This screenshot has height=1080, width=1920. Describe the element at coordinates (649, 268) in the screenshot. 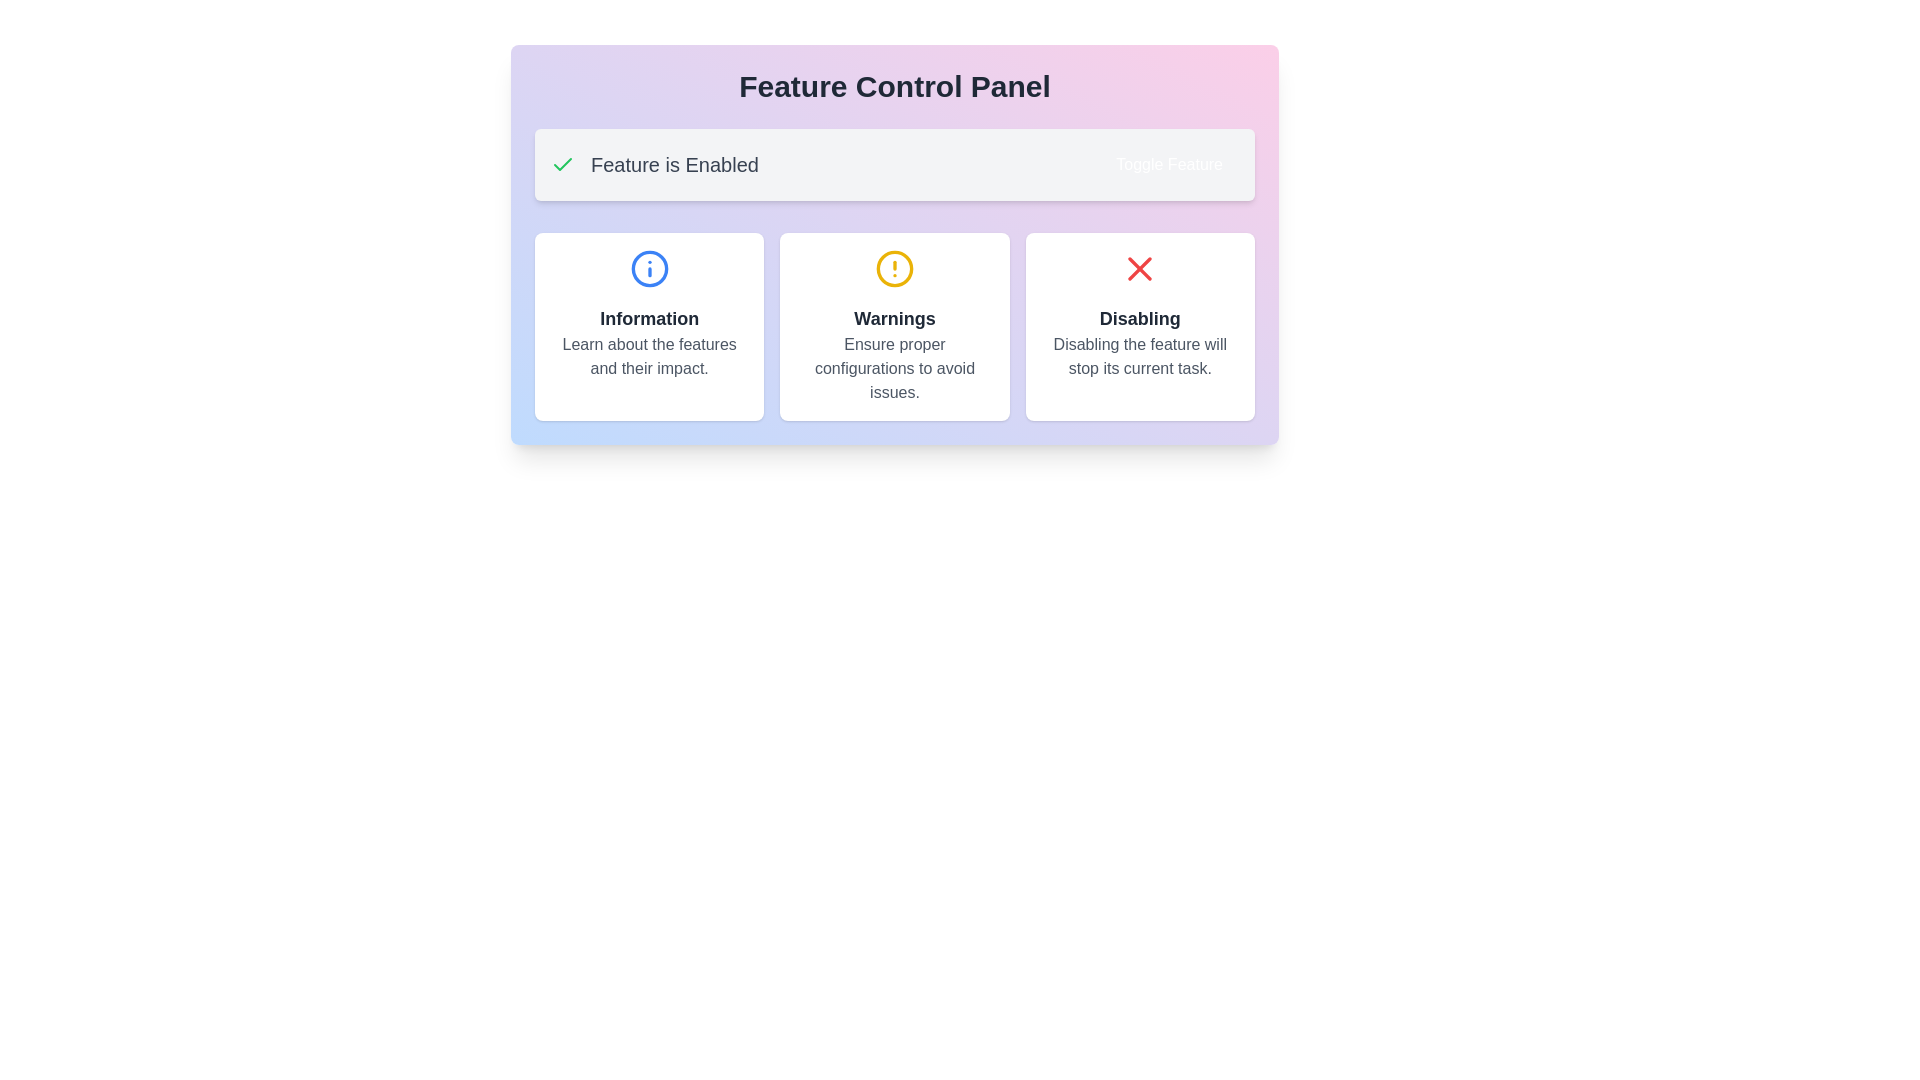

I see `the informational icon located at the top of the 'Information' card, which is centrally positioned in the row of three cards, to attract user attention` at that location.